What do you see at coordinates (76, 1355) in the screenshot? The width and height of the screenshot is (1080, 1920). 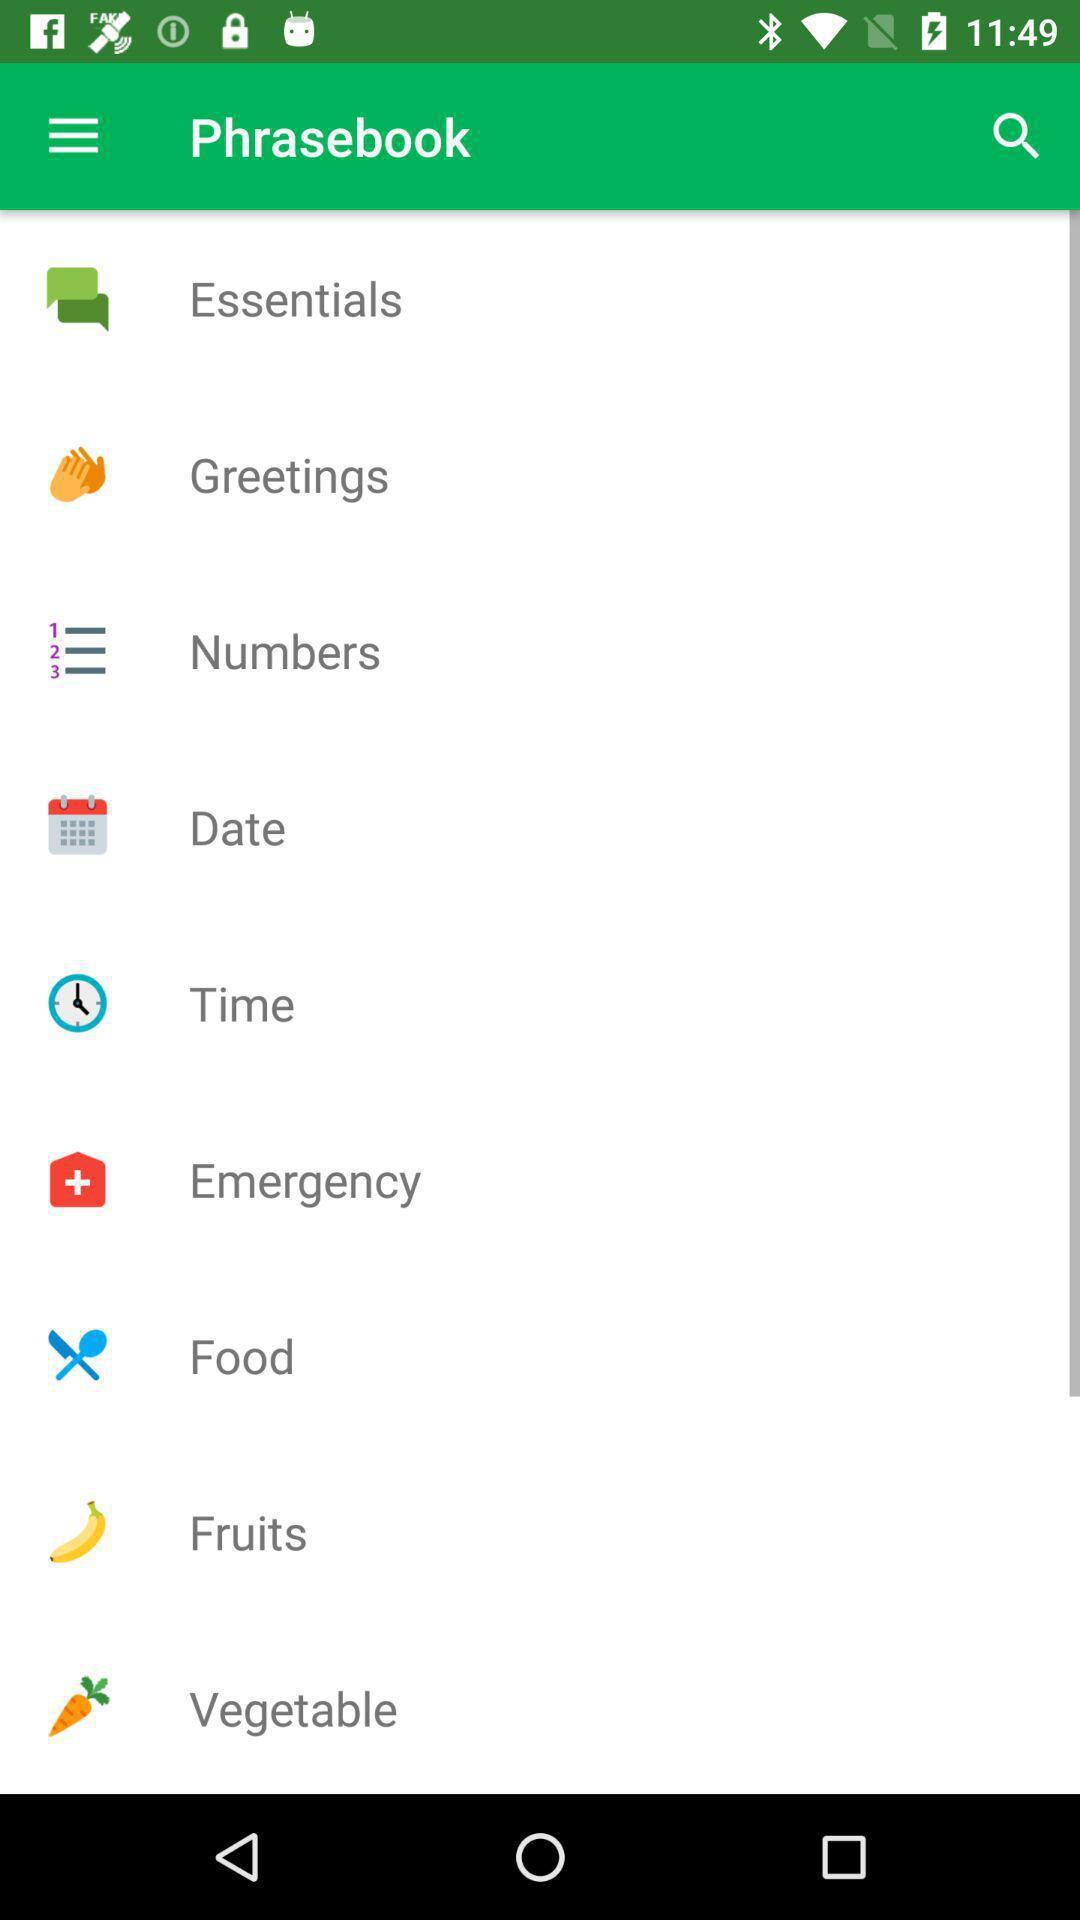 I see `food phrases` at bounding box center [76, 1355].